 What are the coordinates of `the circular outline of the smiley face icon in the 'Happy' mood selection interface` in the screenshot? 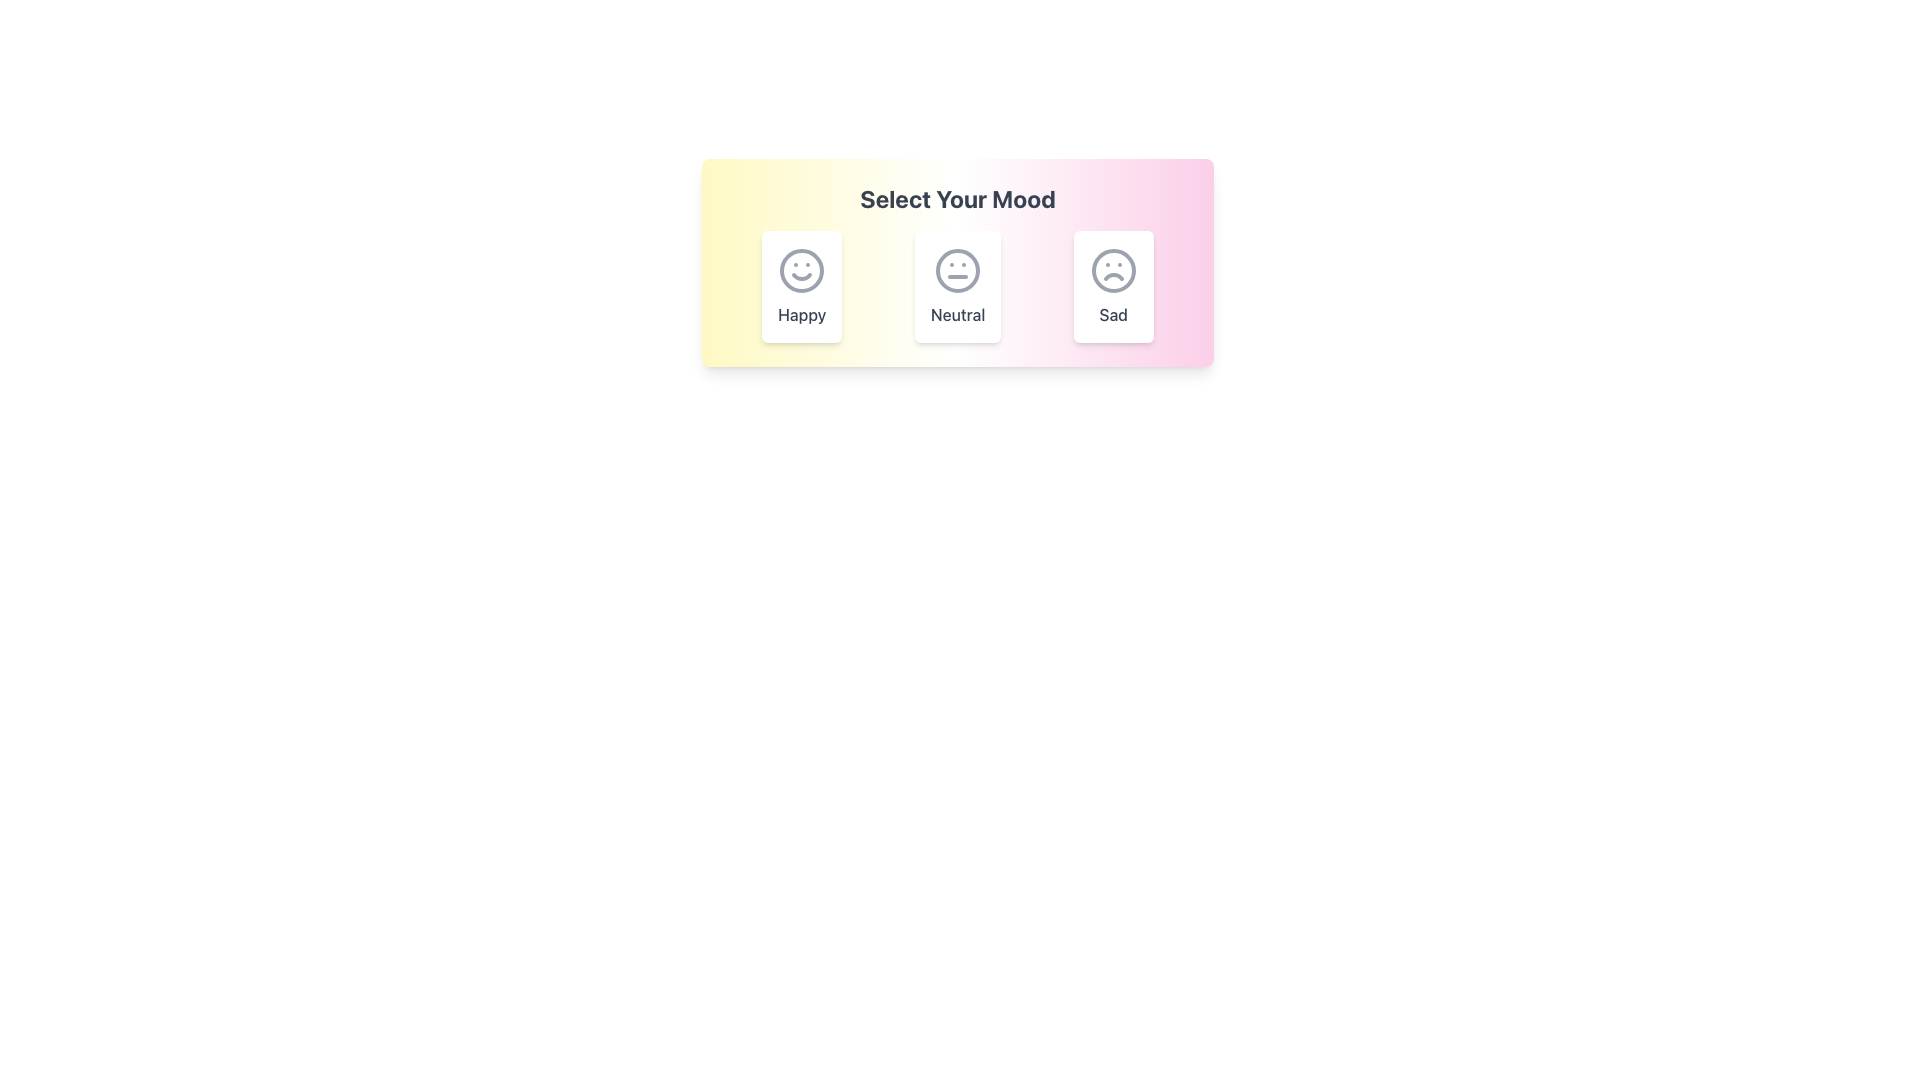 It's located at (802, 270).